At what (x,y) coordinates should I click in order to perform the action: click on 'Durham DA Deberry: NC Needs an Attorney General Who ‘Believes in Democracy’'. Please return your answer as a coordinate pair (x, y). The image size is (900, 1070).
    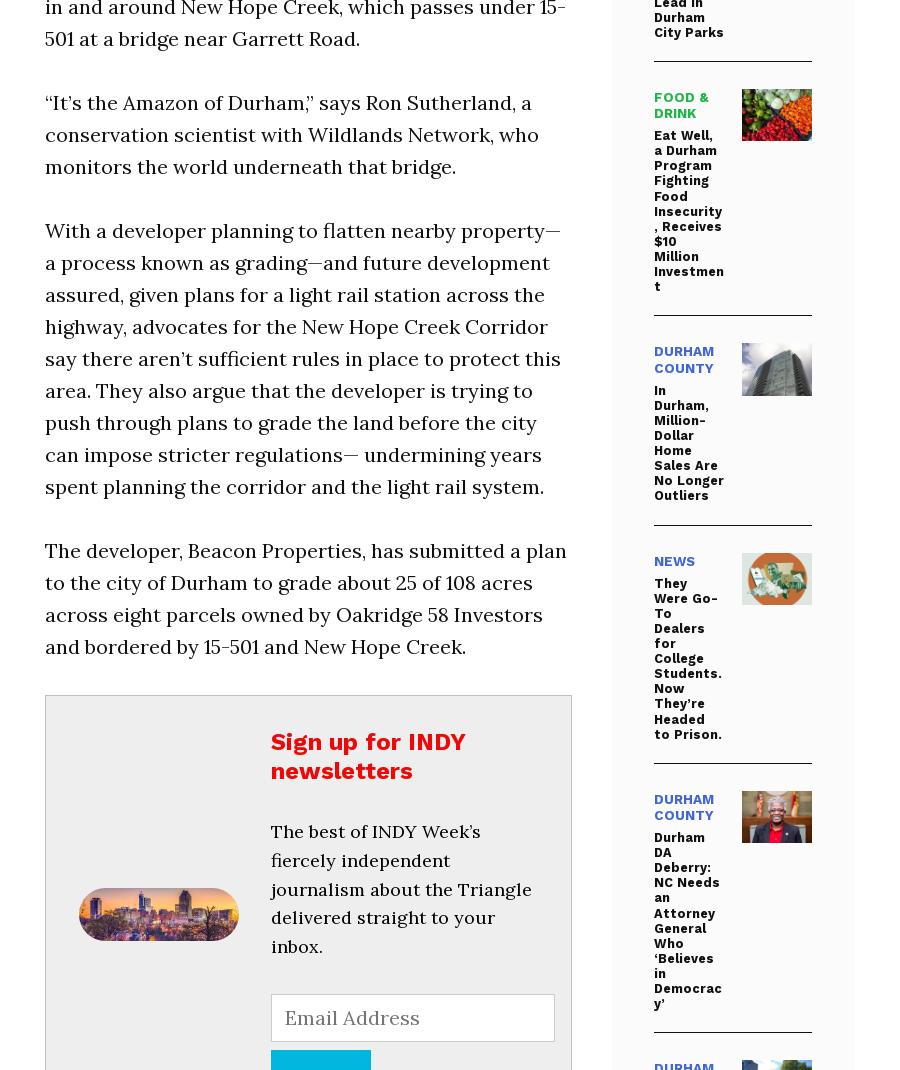
    Looking at the image, I should click on (686, 918).